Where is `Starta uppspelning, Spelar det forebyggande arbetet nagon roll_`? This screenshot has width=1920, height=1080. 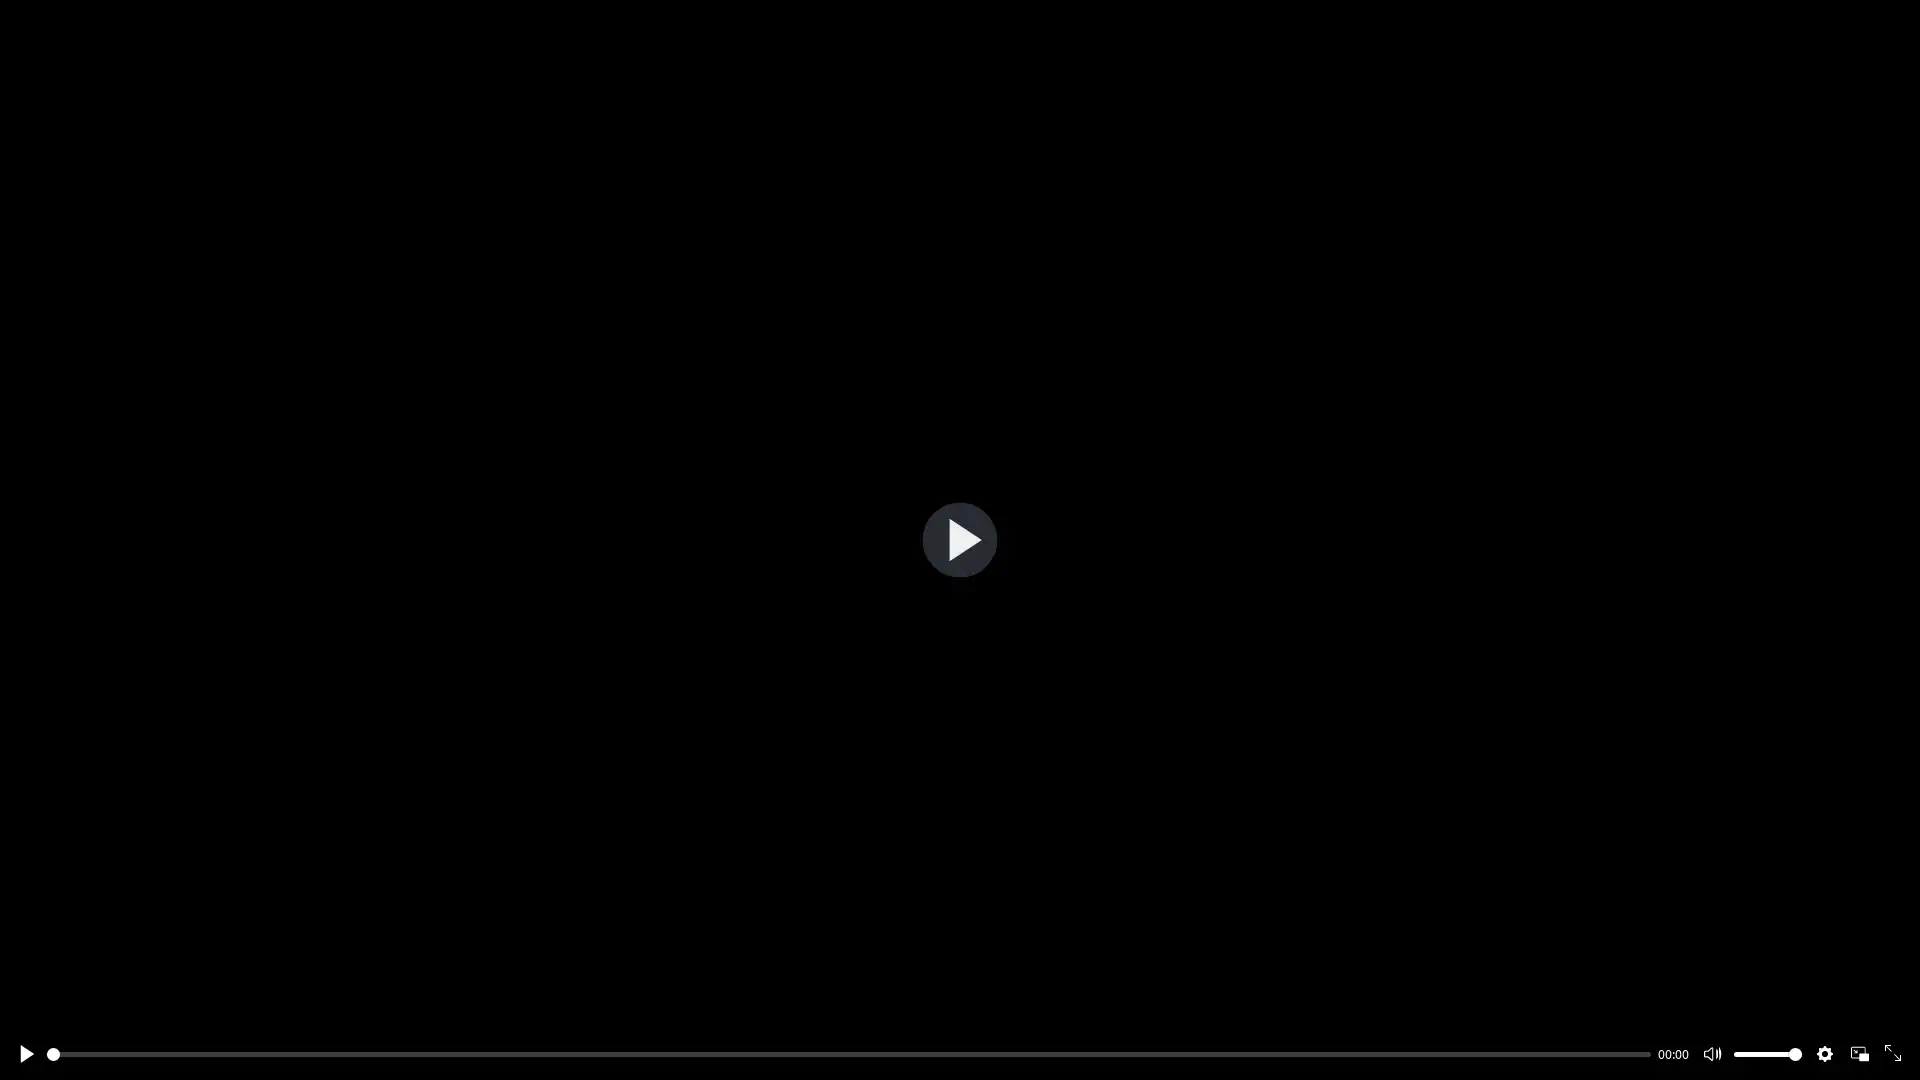 Starta uppspelning, Spelar det forebyggande arbetet nagon roll_ is located at coordinates (958, 538).